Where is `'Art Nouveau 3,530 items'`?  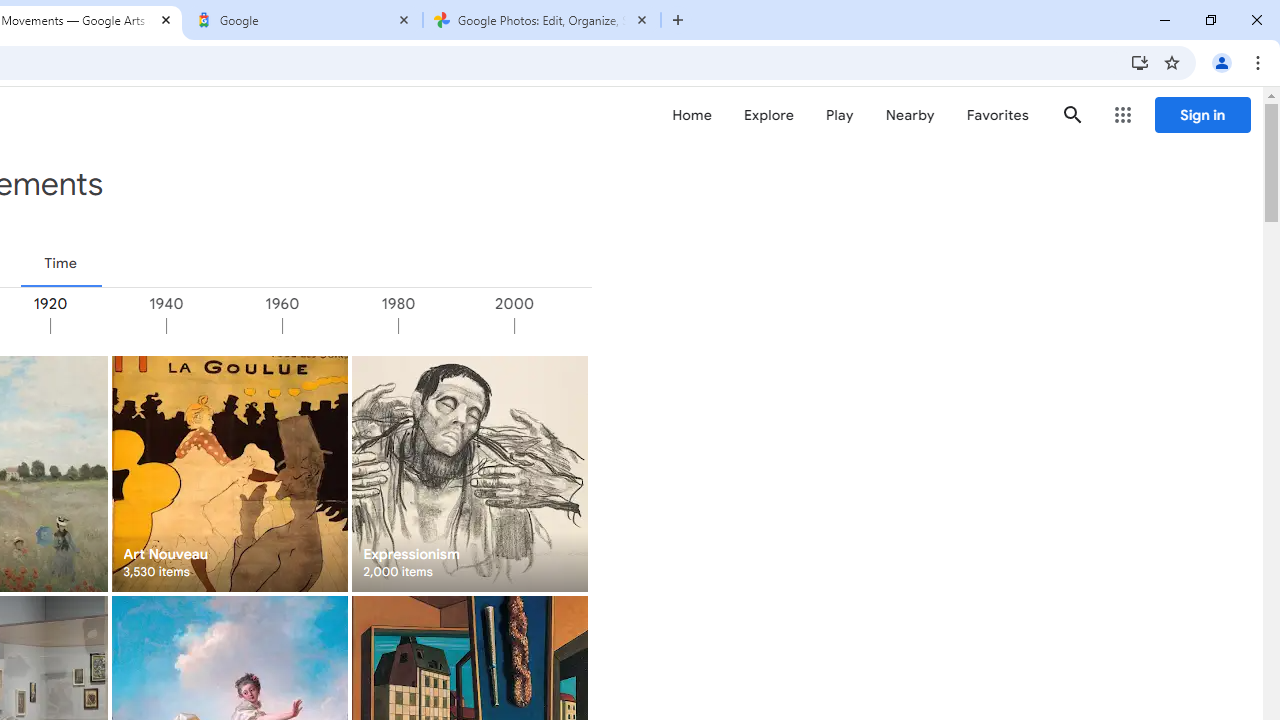 'Art Nouveau 3,530 items' is located at coordinates (229, 473).